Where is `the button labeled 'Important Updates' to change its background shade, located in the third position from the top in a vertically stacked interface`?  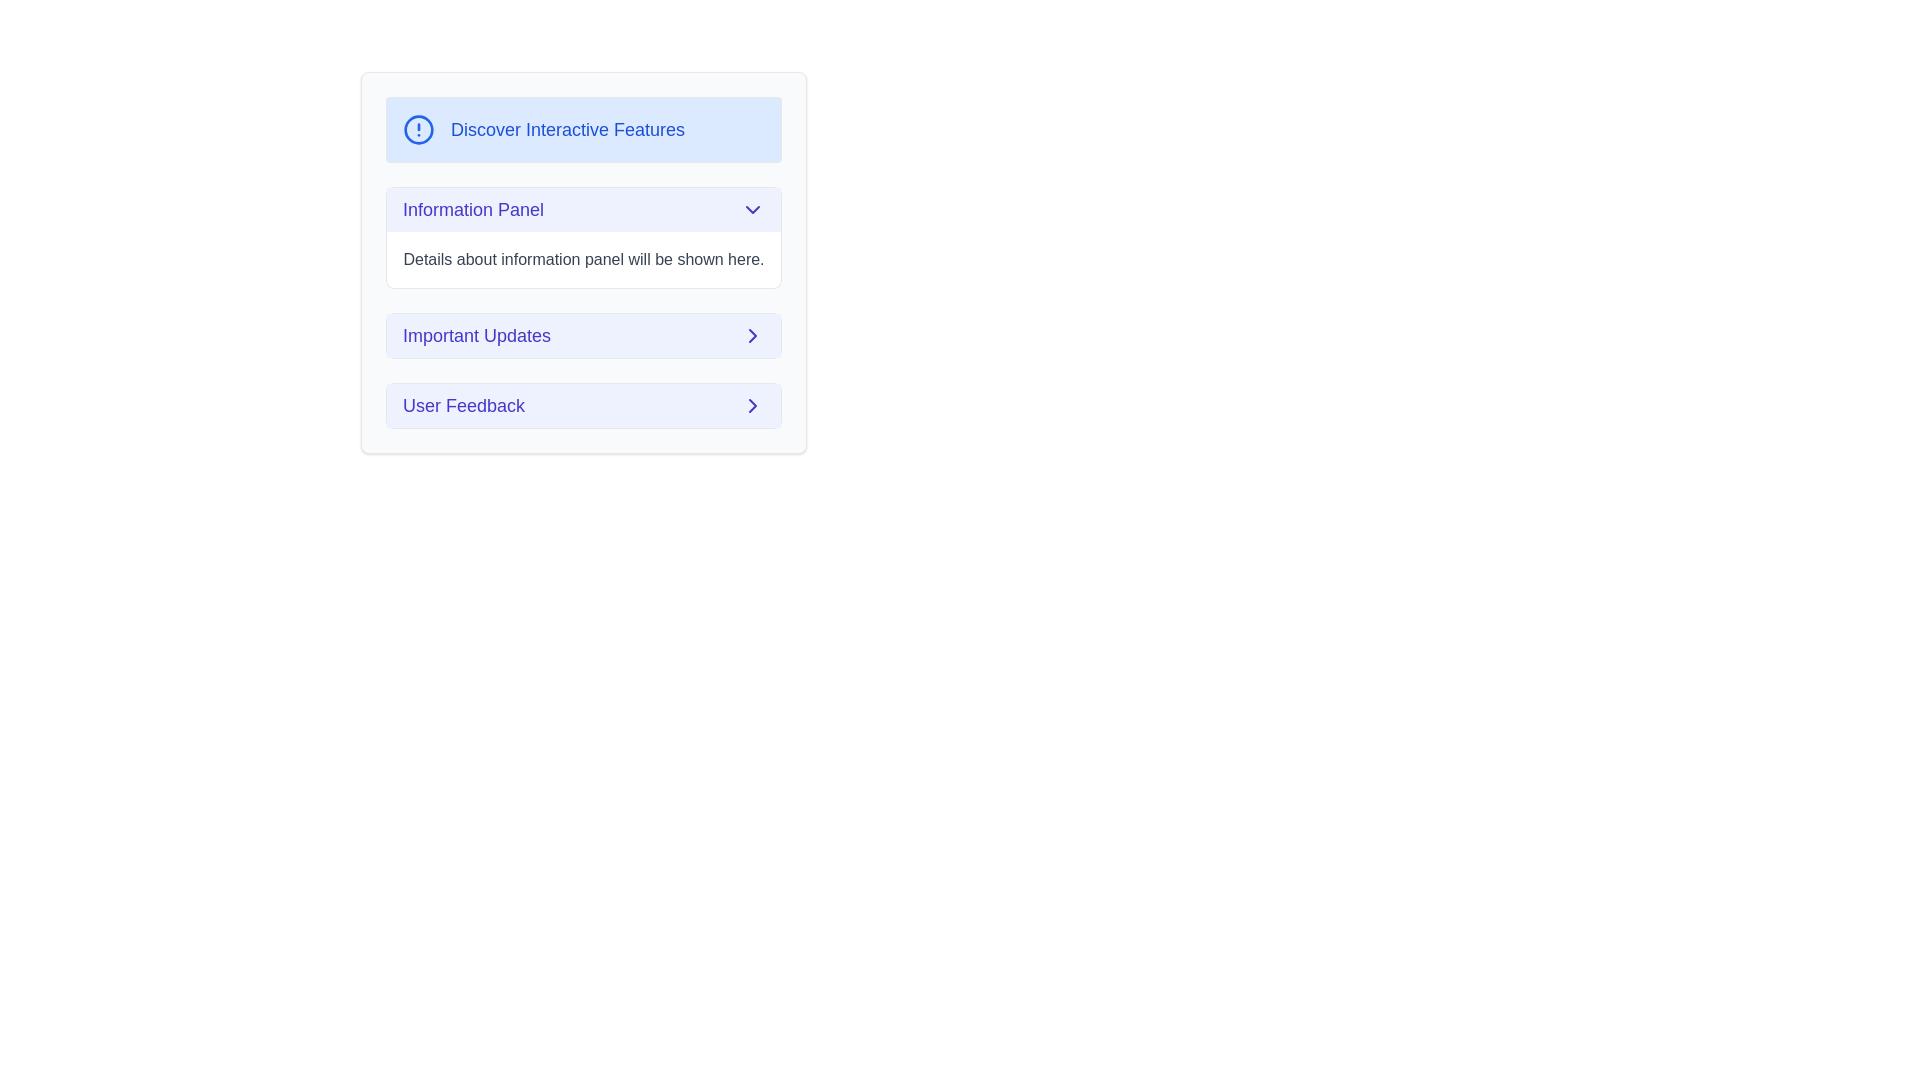
the button labeled 'Important Updates' to change its background shade, located in the third position from the top in a vertically stacked interface is located at coordinates (583, 334).